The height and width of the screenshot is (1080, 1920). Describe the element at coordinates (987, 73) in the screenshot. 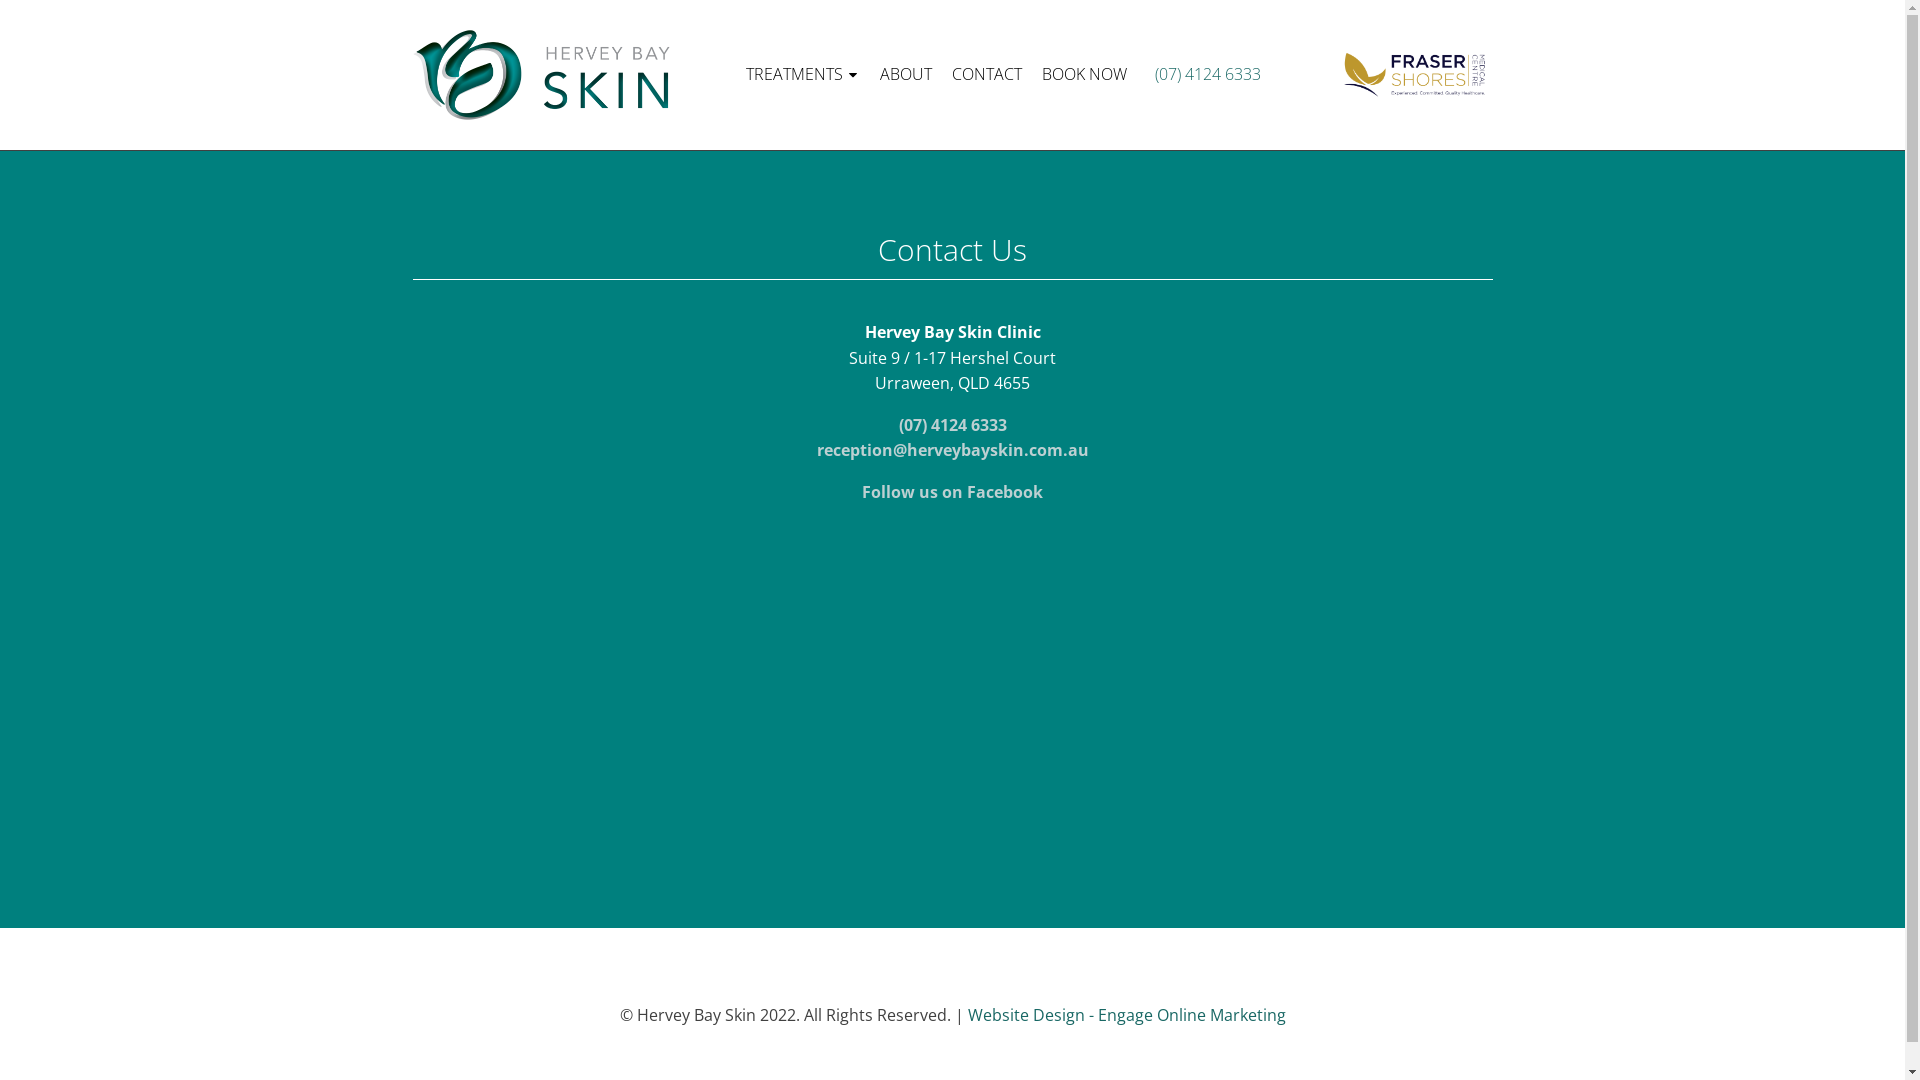

I see `'CONTACT'` at that location.